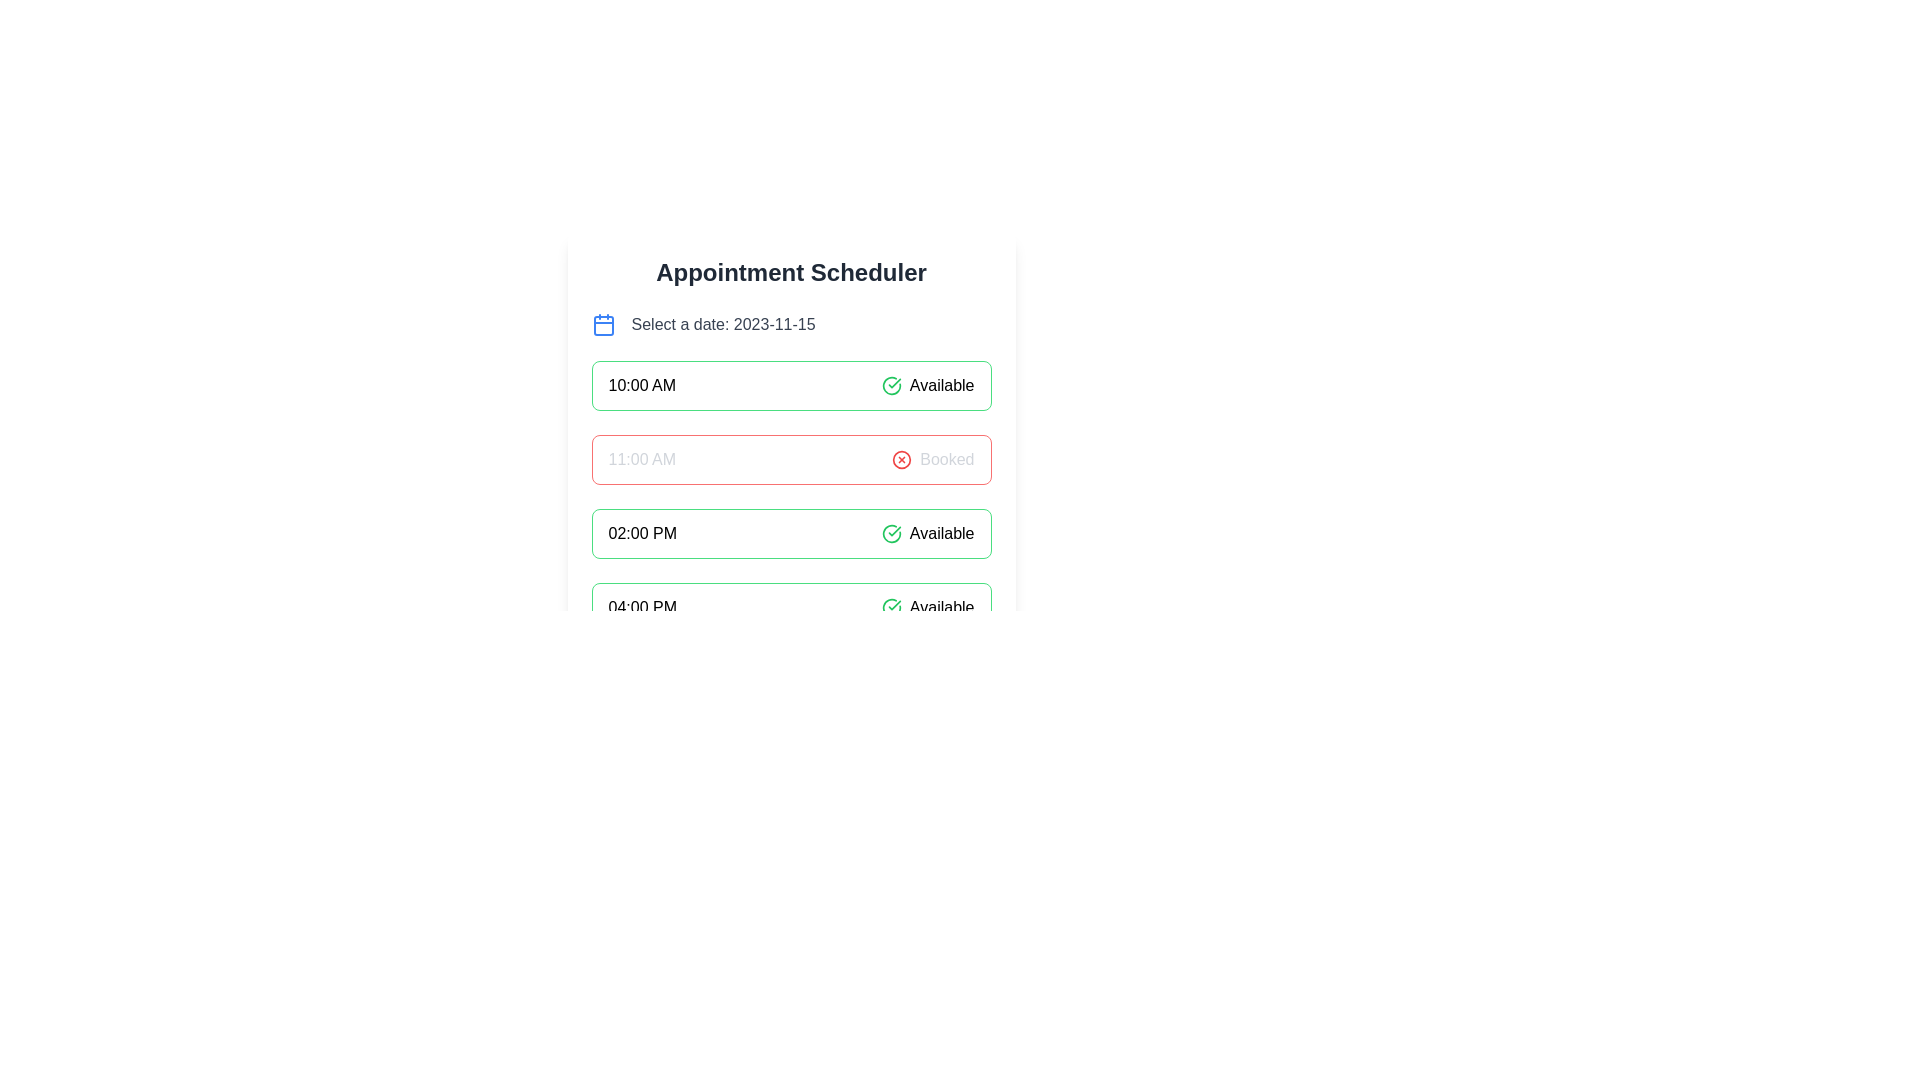  What do you see at coordinates (790, 443) in the screenshot?
I see `the time slot marked '11:00 AM Booked' in the scheduling interface` at bounding box center [790, 443].